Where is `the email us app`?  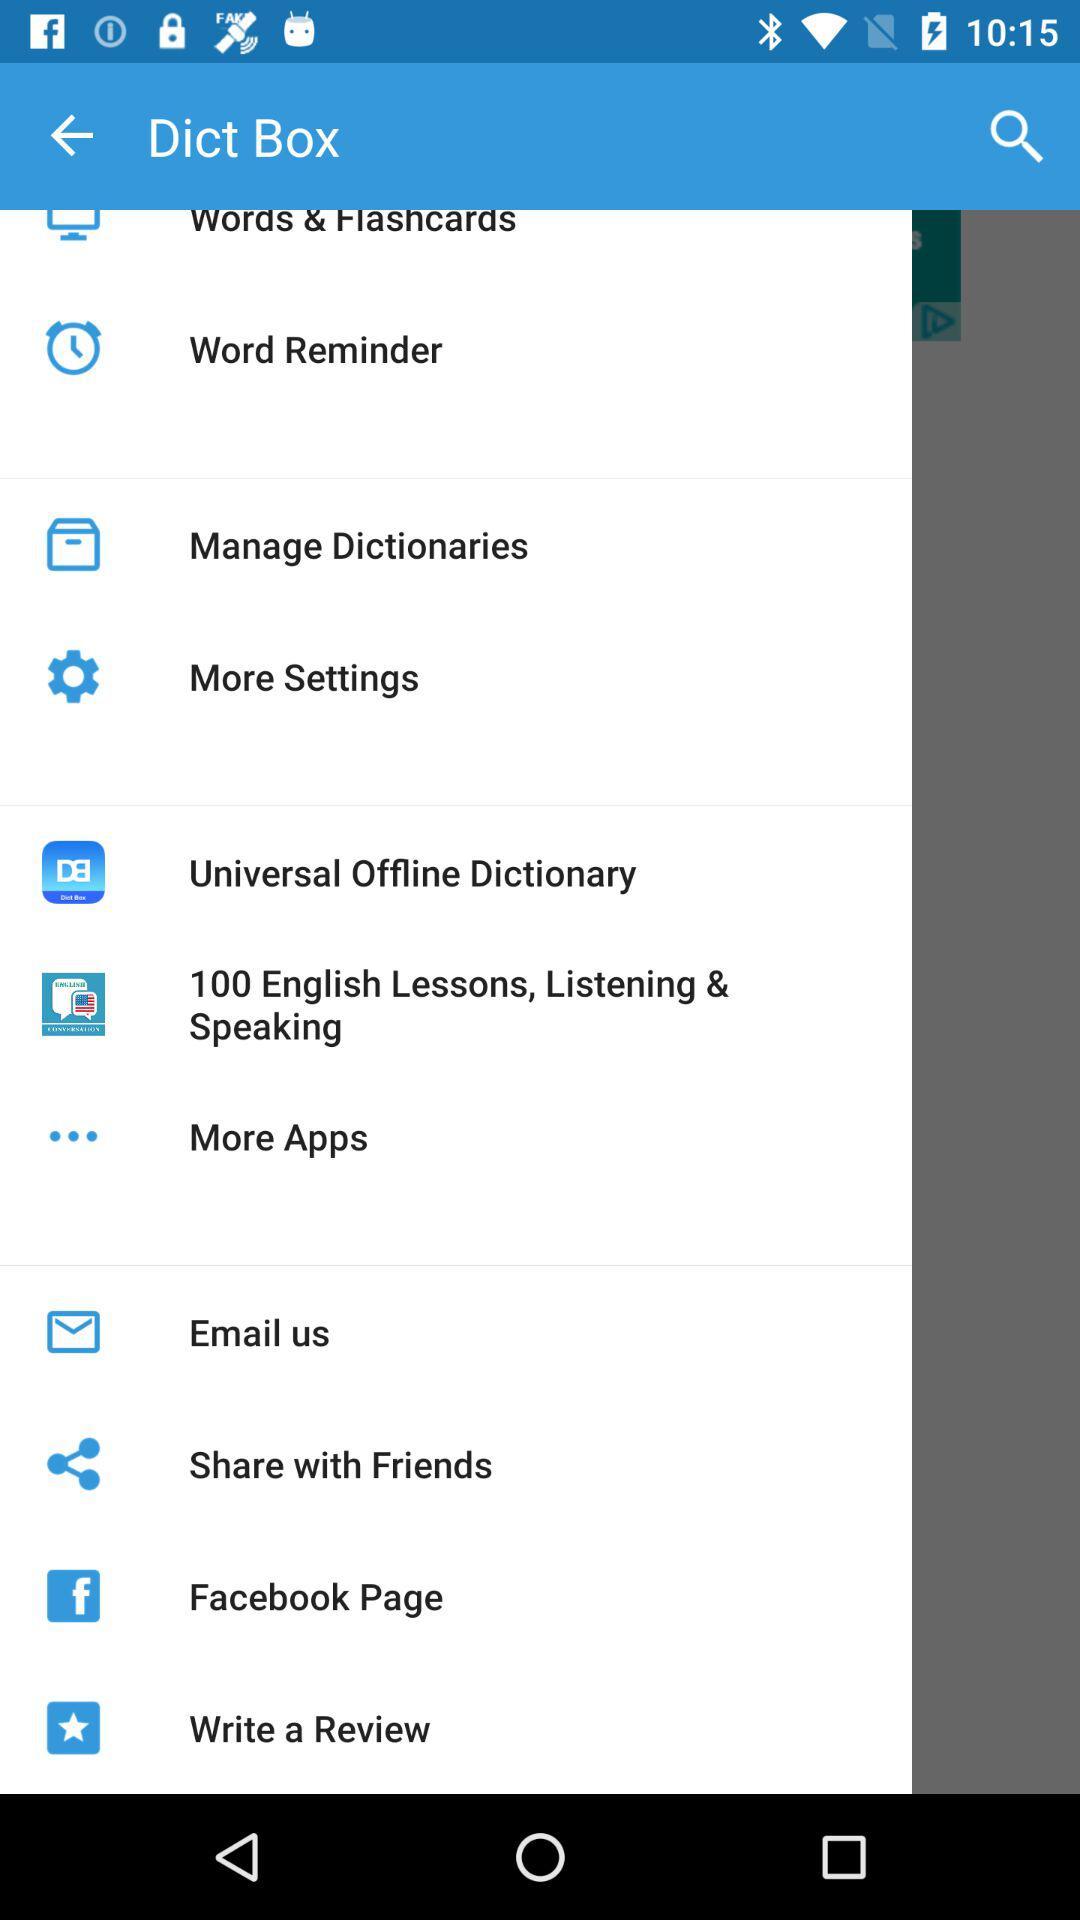
the email us app is located at coordinates (258, 1332).